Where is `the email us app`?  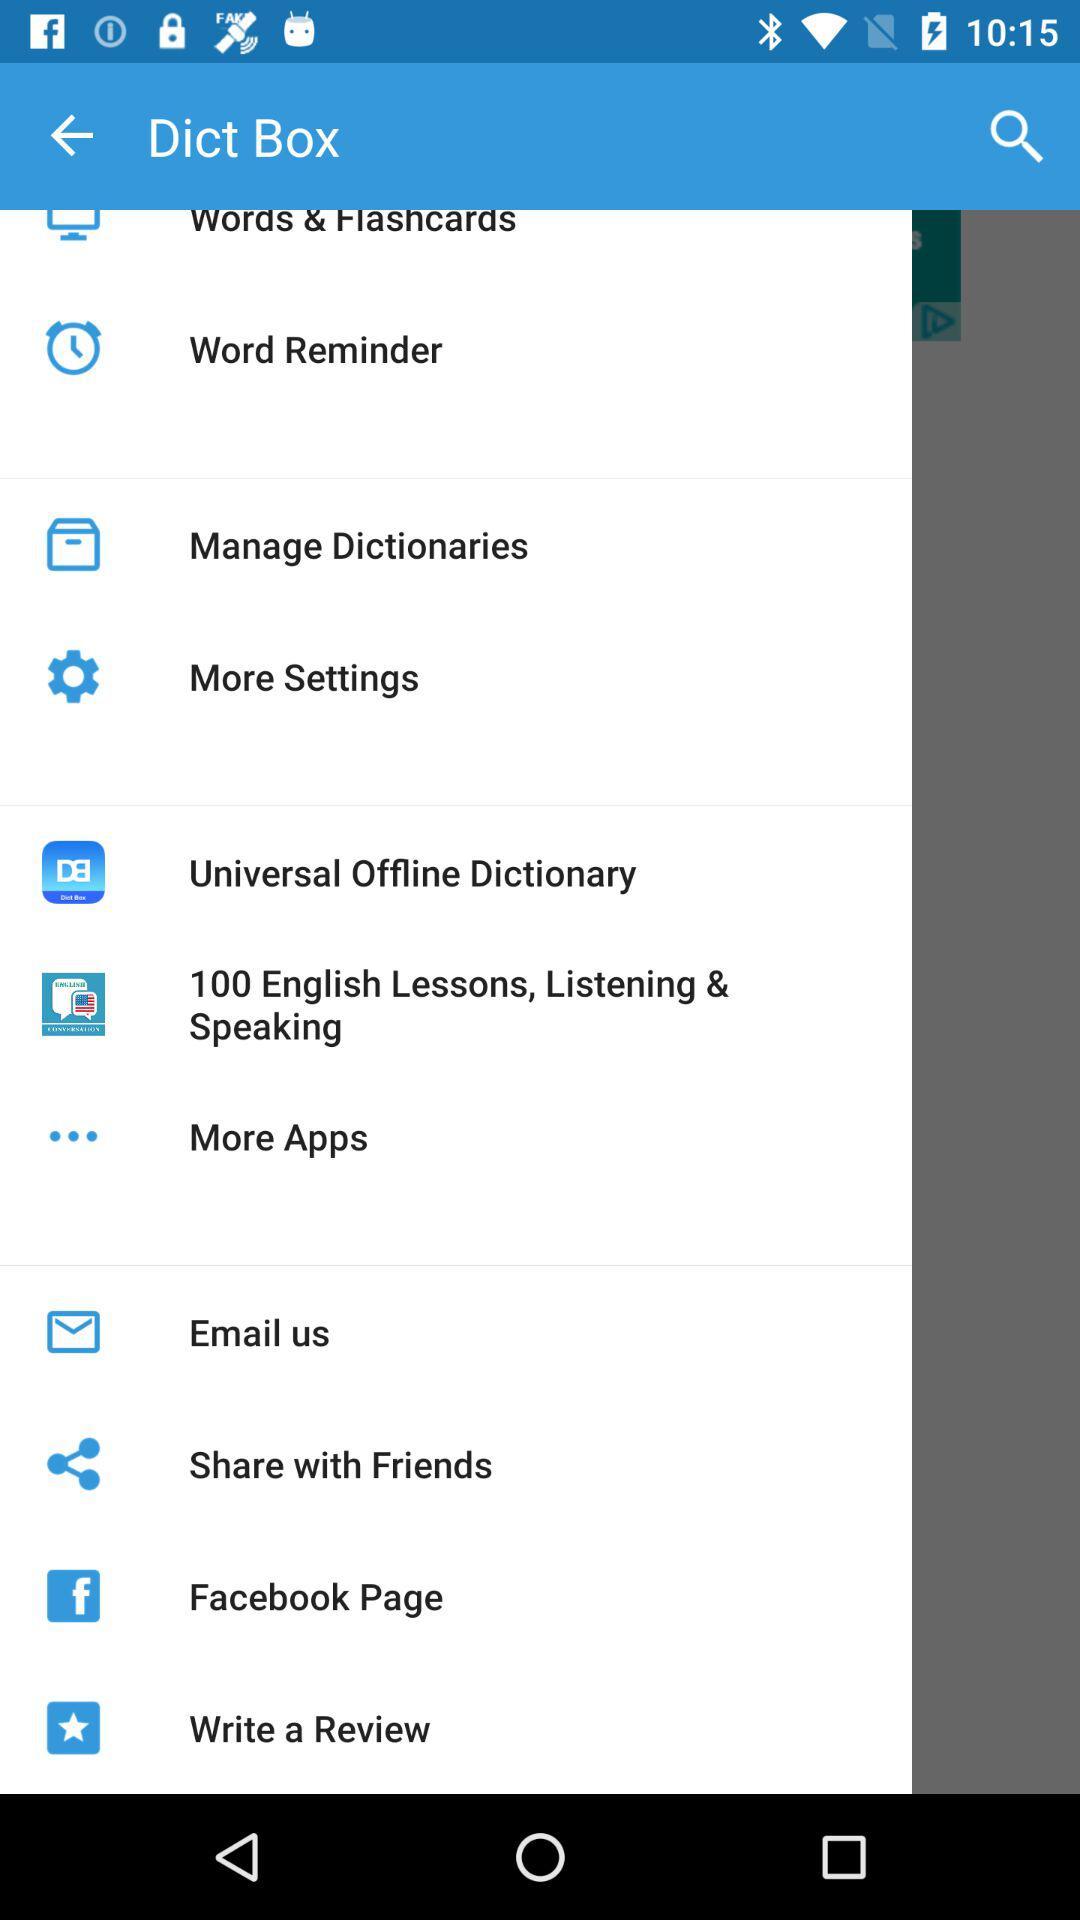
the email us app is located at coordinates (258, 1332).